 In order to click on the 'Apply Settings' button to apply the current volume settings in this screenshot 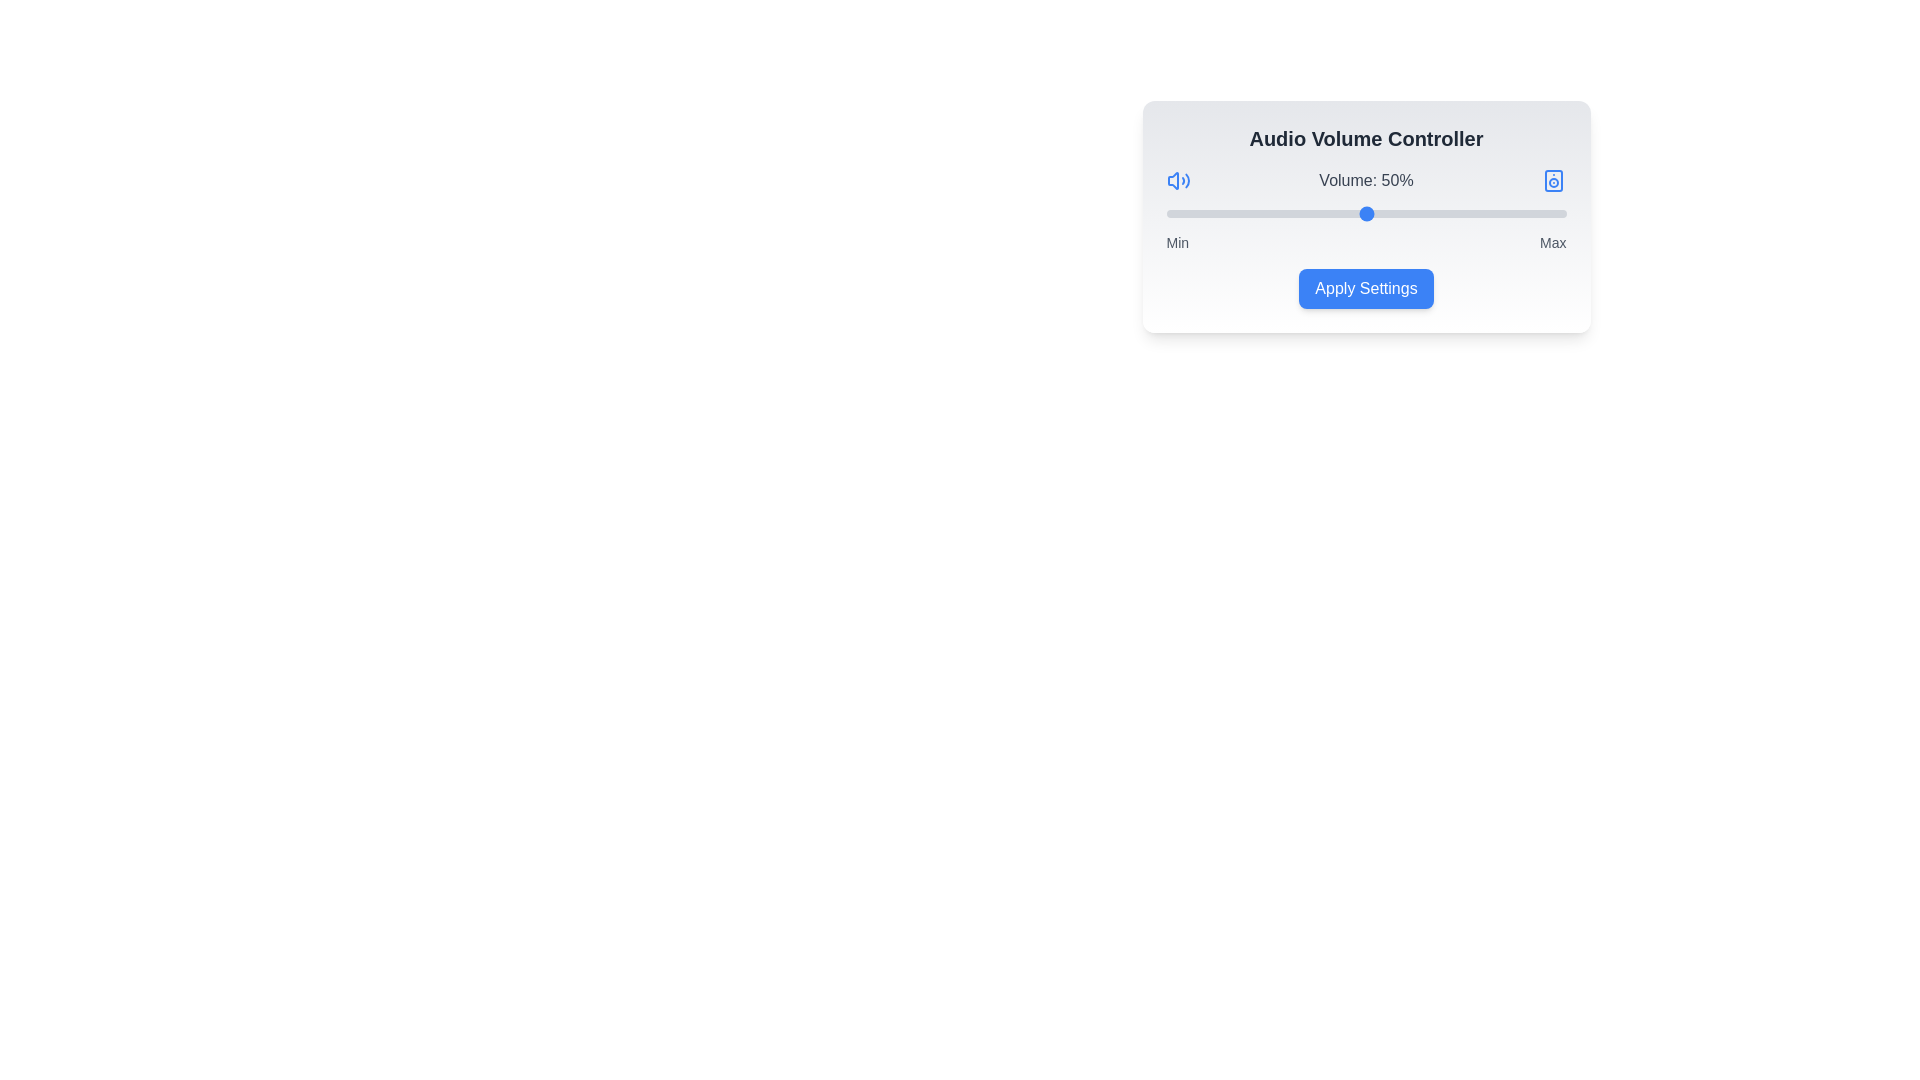, I will do `click(1365, 289)`.